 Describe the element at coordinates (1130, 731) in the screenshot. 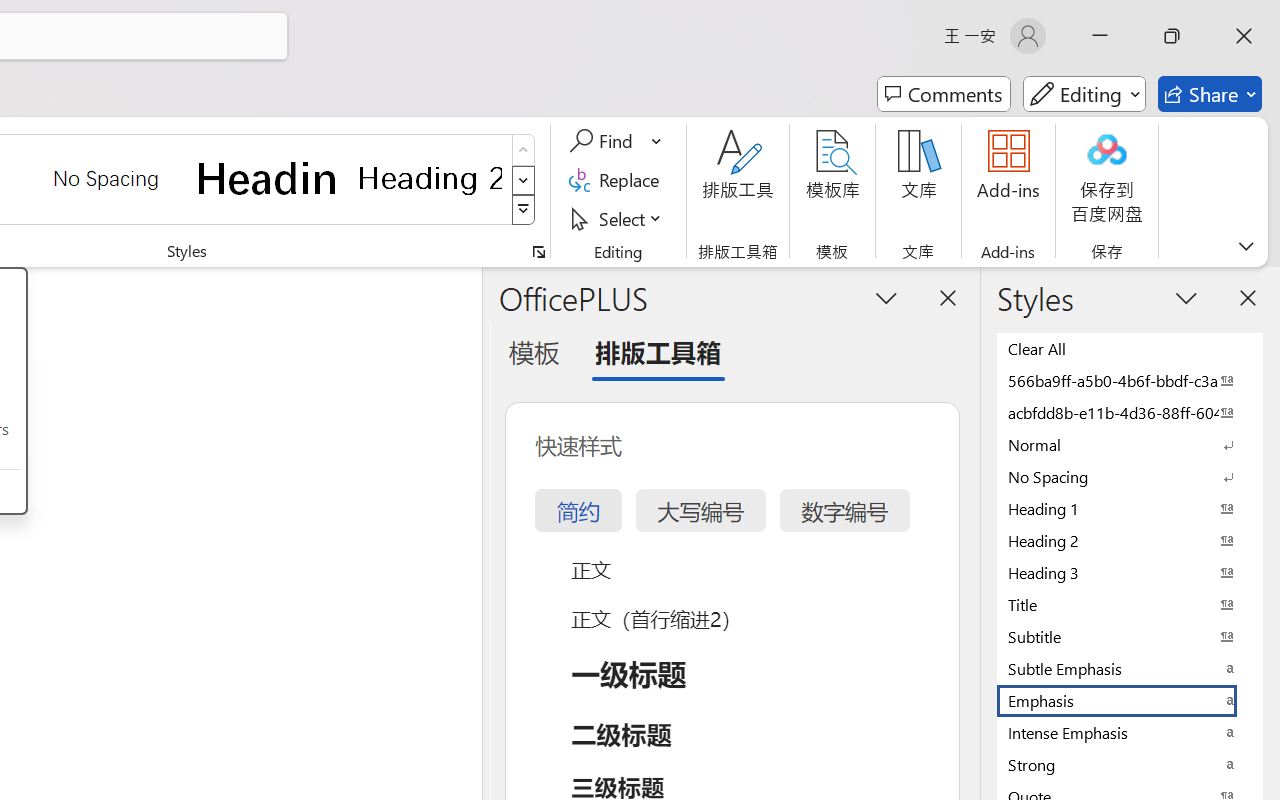

I see `'Intense Emphasis'` at that location.